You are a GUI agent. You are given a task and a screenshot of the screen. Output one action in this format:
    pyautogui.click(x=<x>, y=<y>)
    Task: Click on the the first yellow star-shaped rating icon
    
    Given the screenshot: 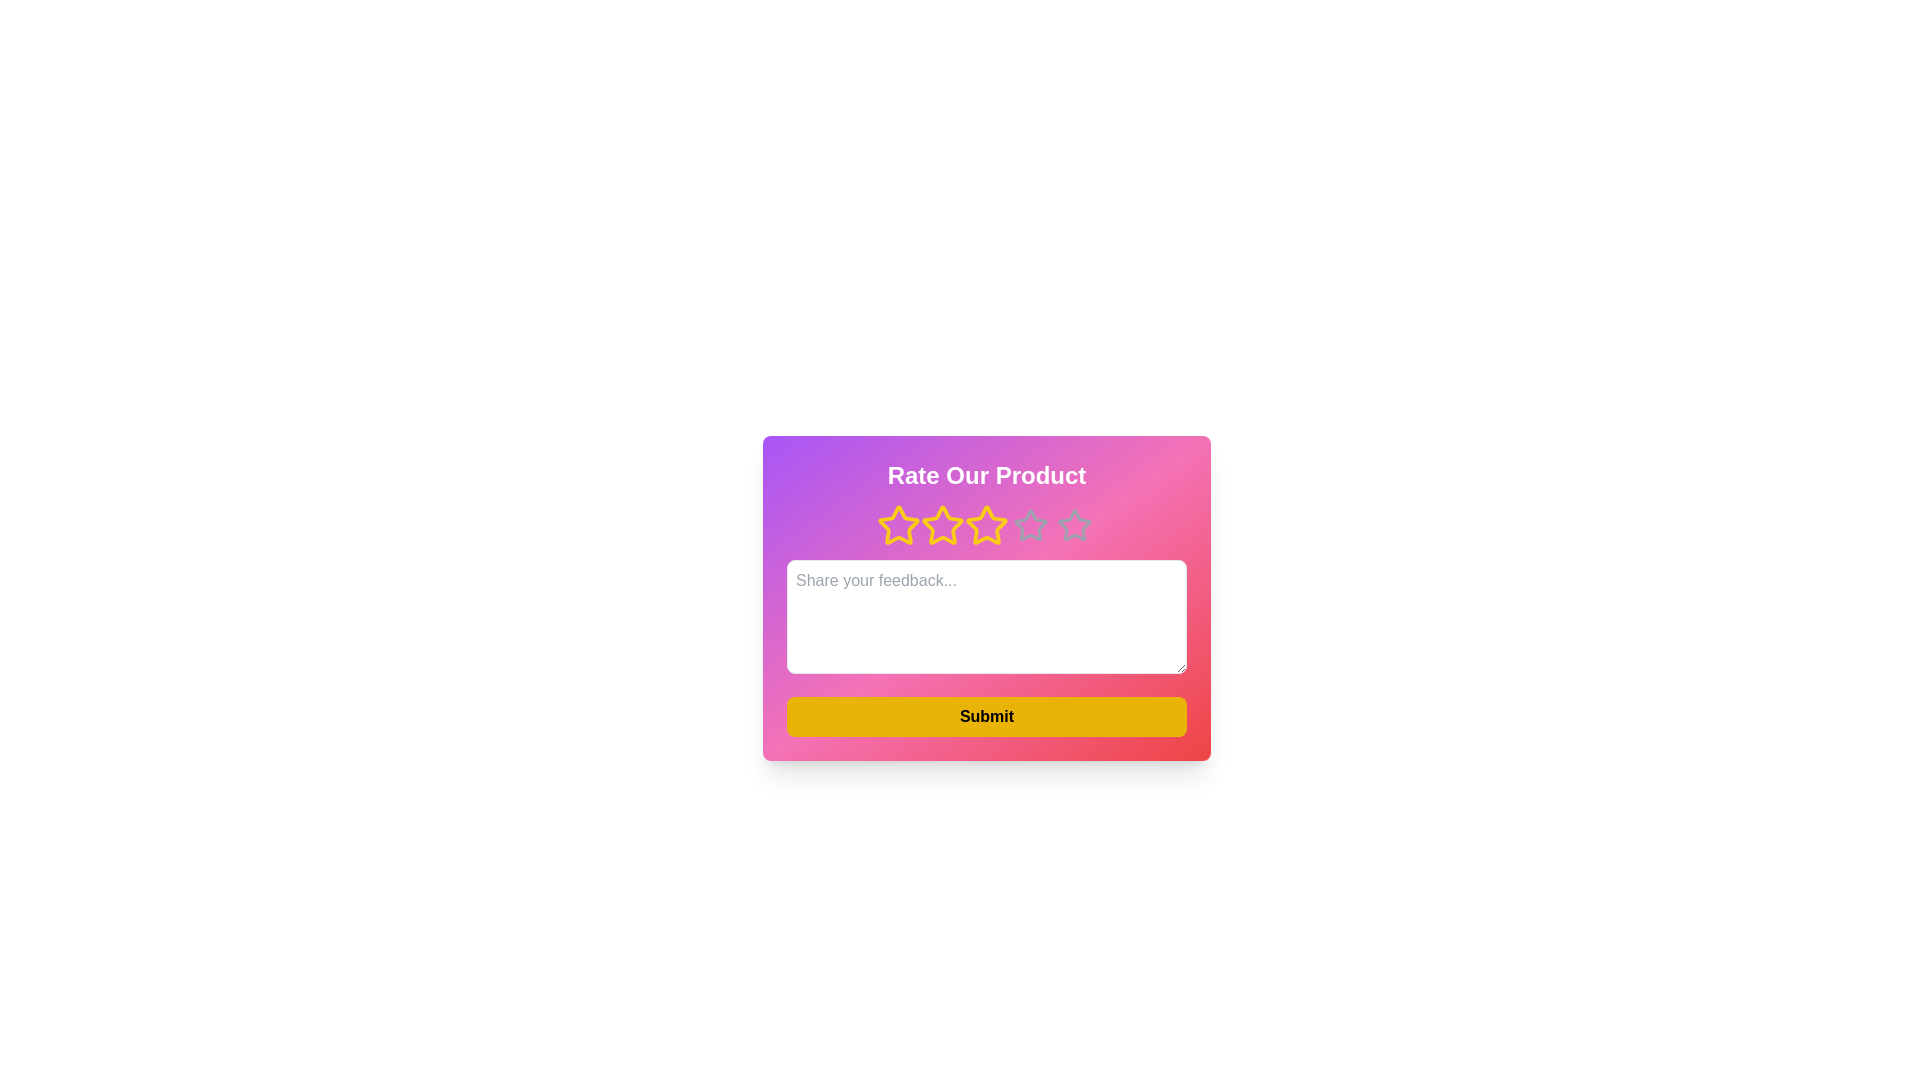 What is the action you would take?
    pyautogui.click(x=897, y=524)
    